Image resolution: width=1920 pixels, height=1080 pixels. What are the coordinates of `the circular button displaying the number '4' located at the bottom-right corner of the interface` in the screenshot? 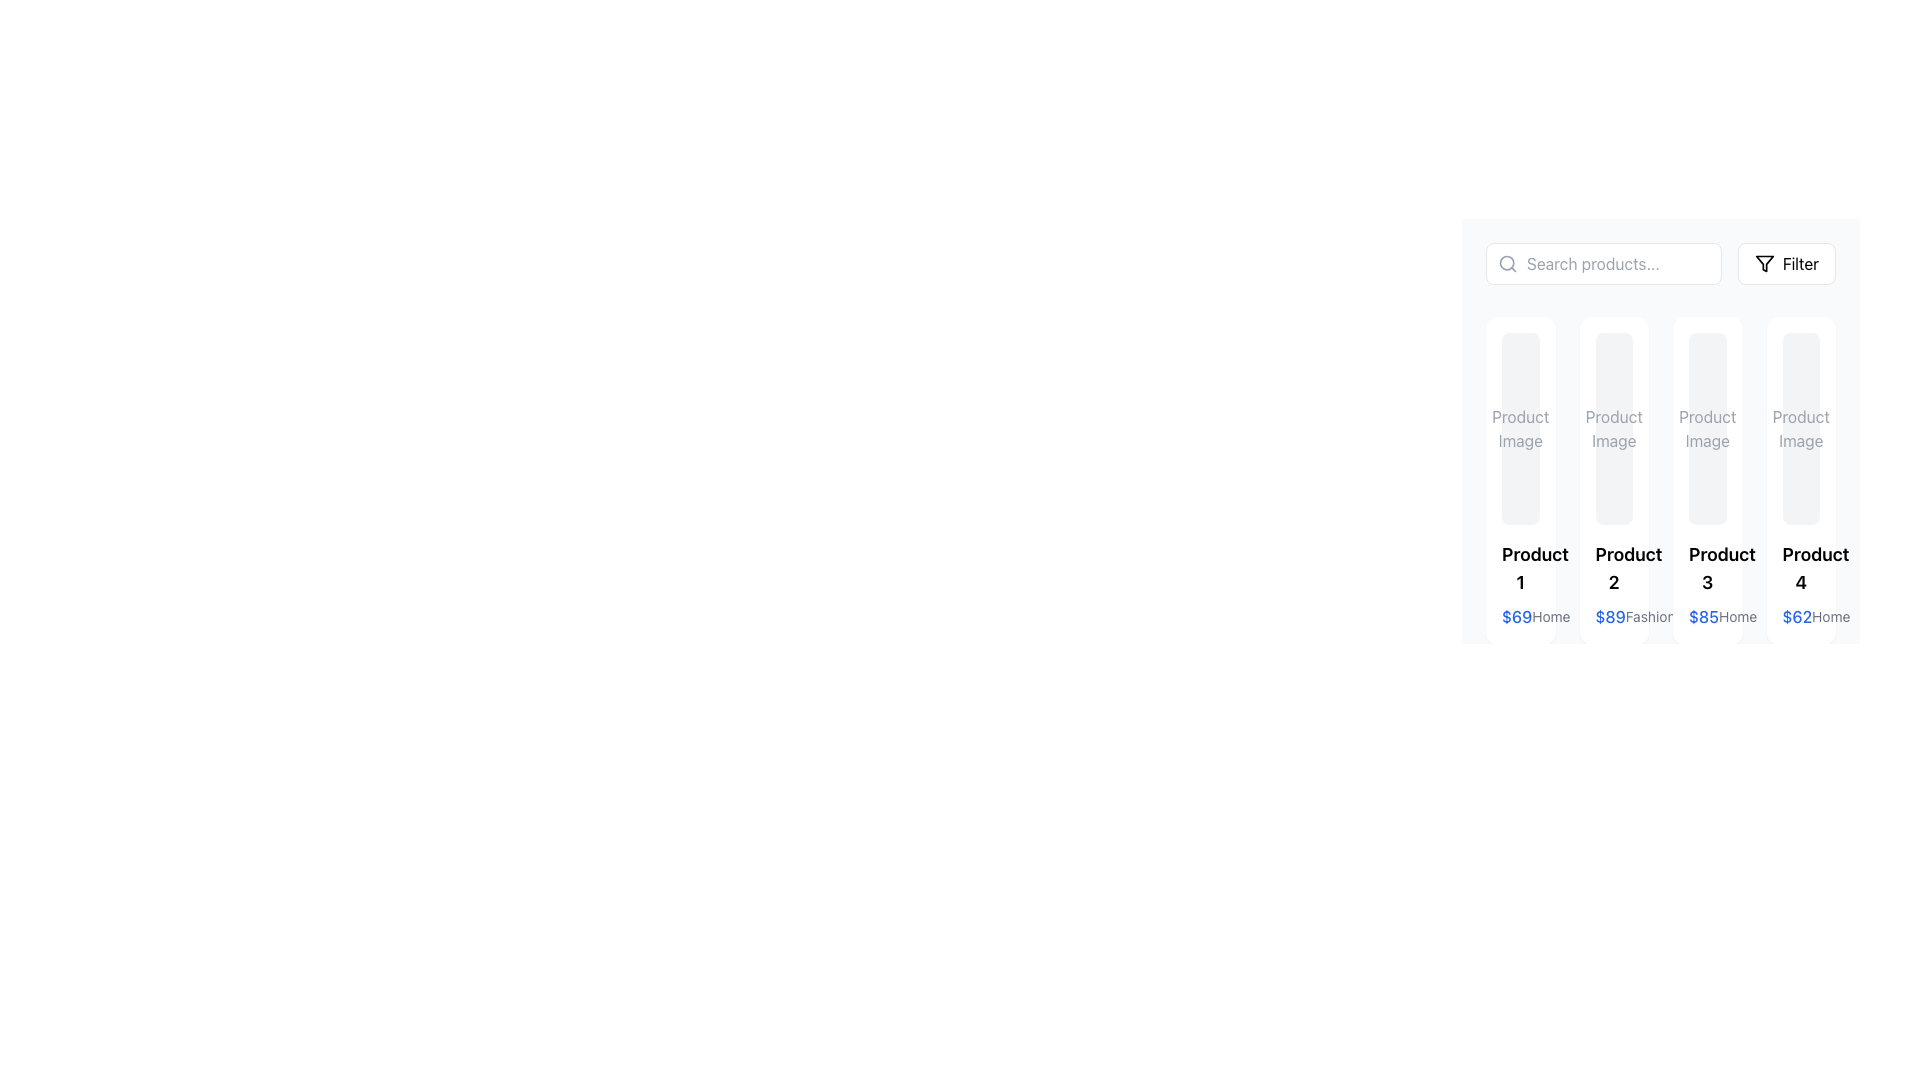 It's located at (1620, 1048).